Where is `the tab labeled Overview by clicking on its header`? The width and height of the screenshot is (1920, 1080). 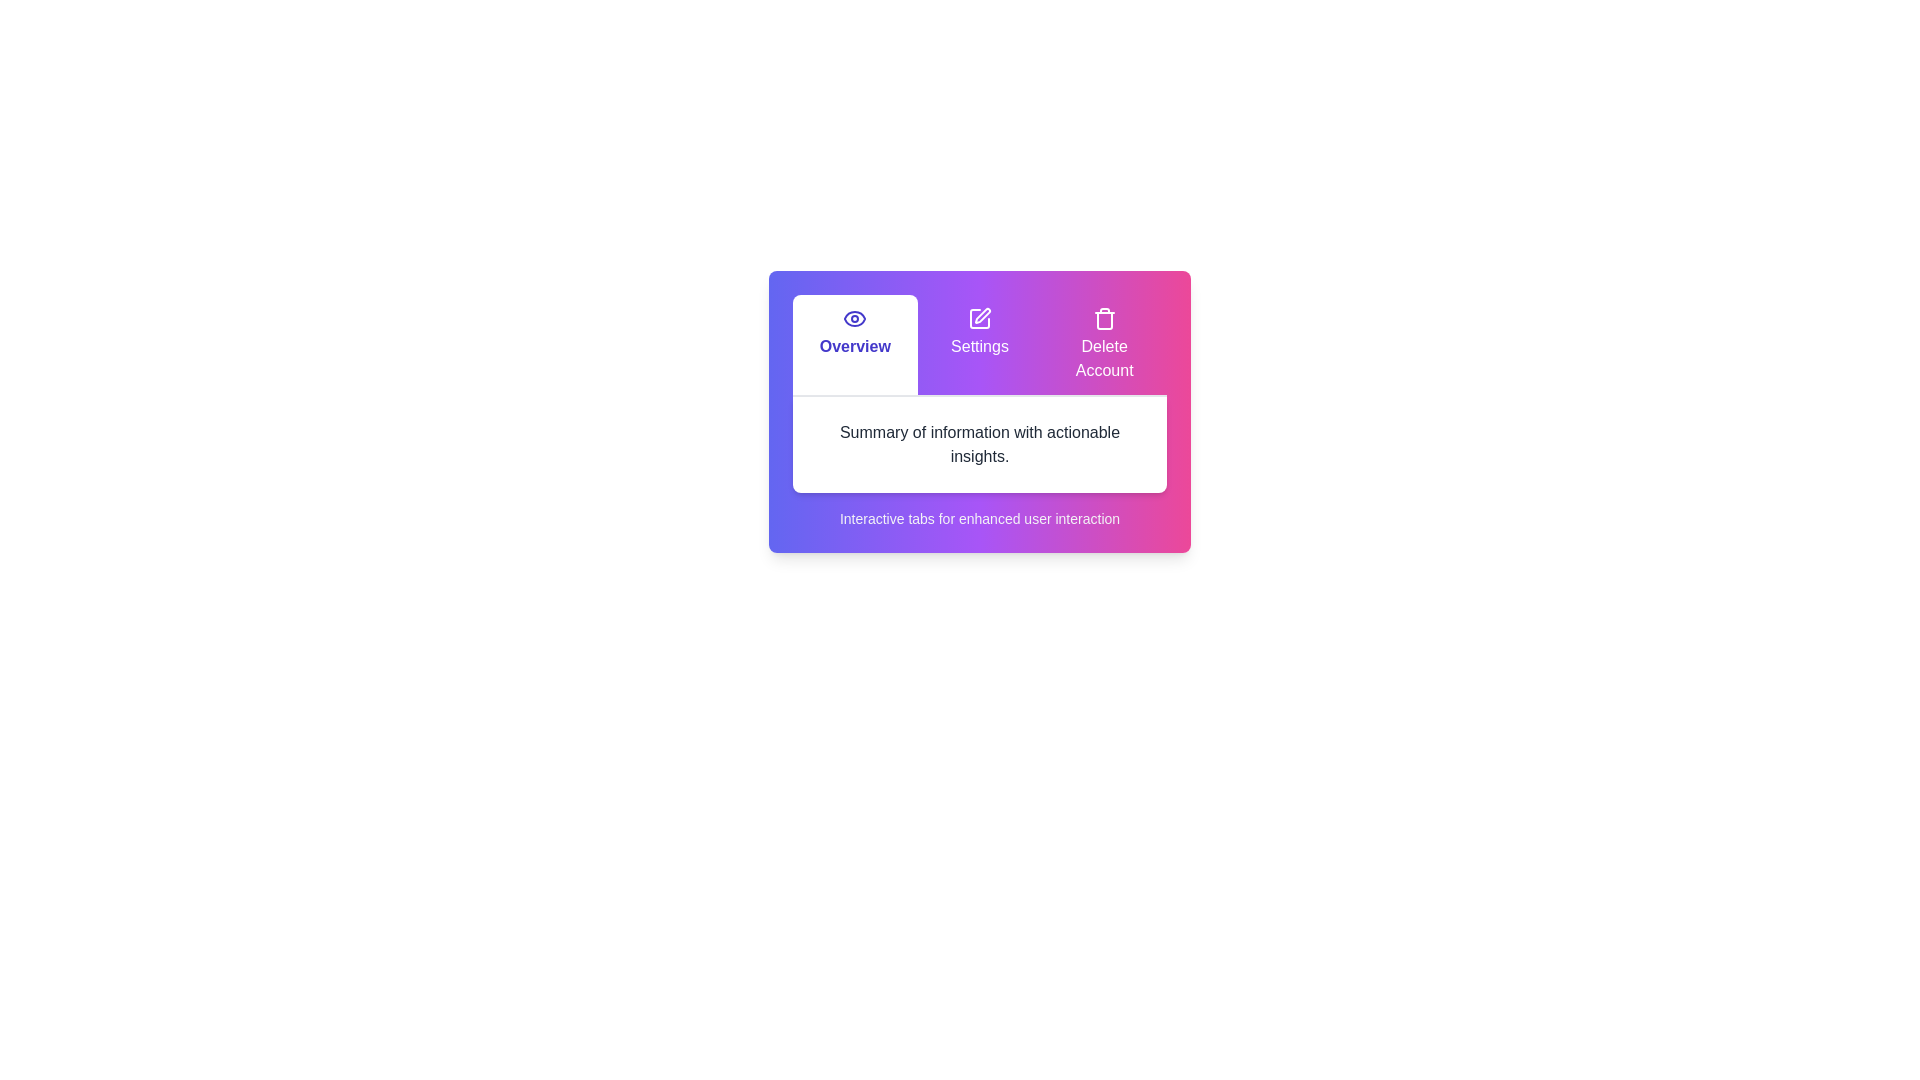
the tab labeled Overview by clicking on its header is located at coordinates (854, 343).